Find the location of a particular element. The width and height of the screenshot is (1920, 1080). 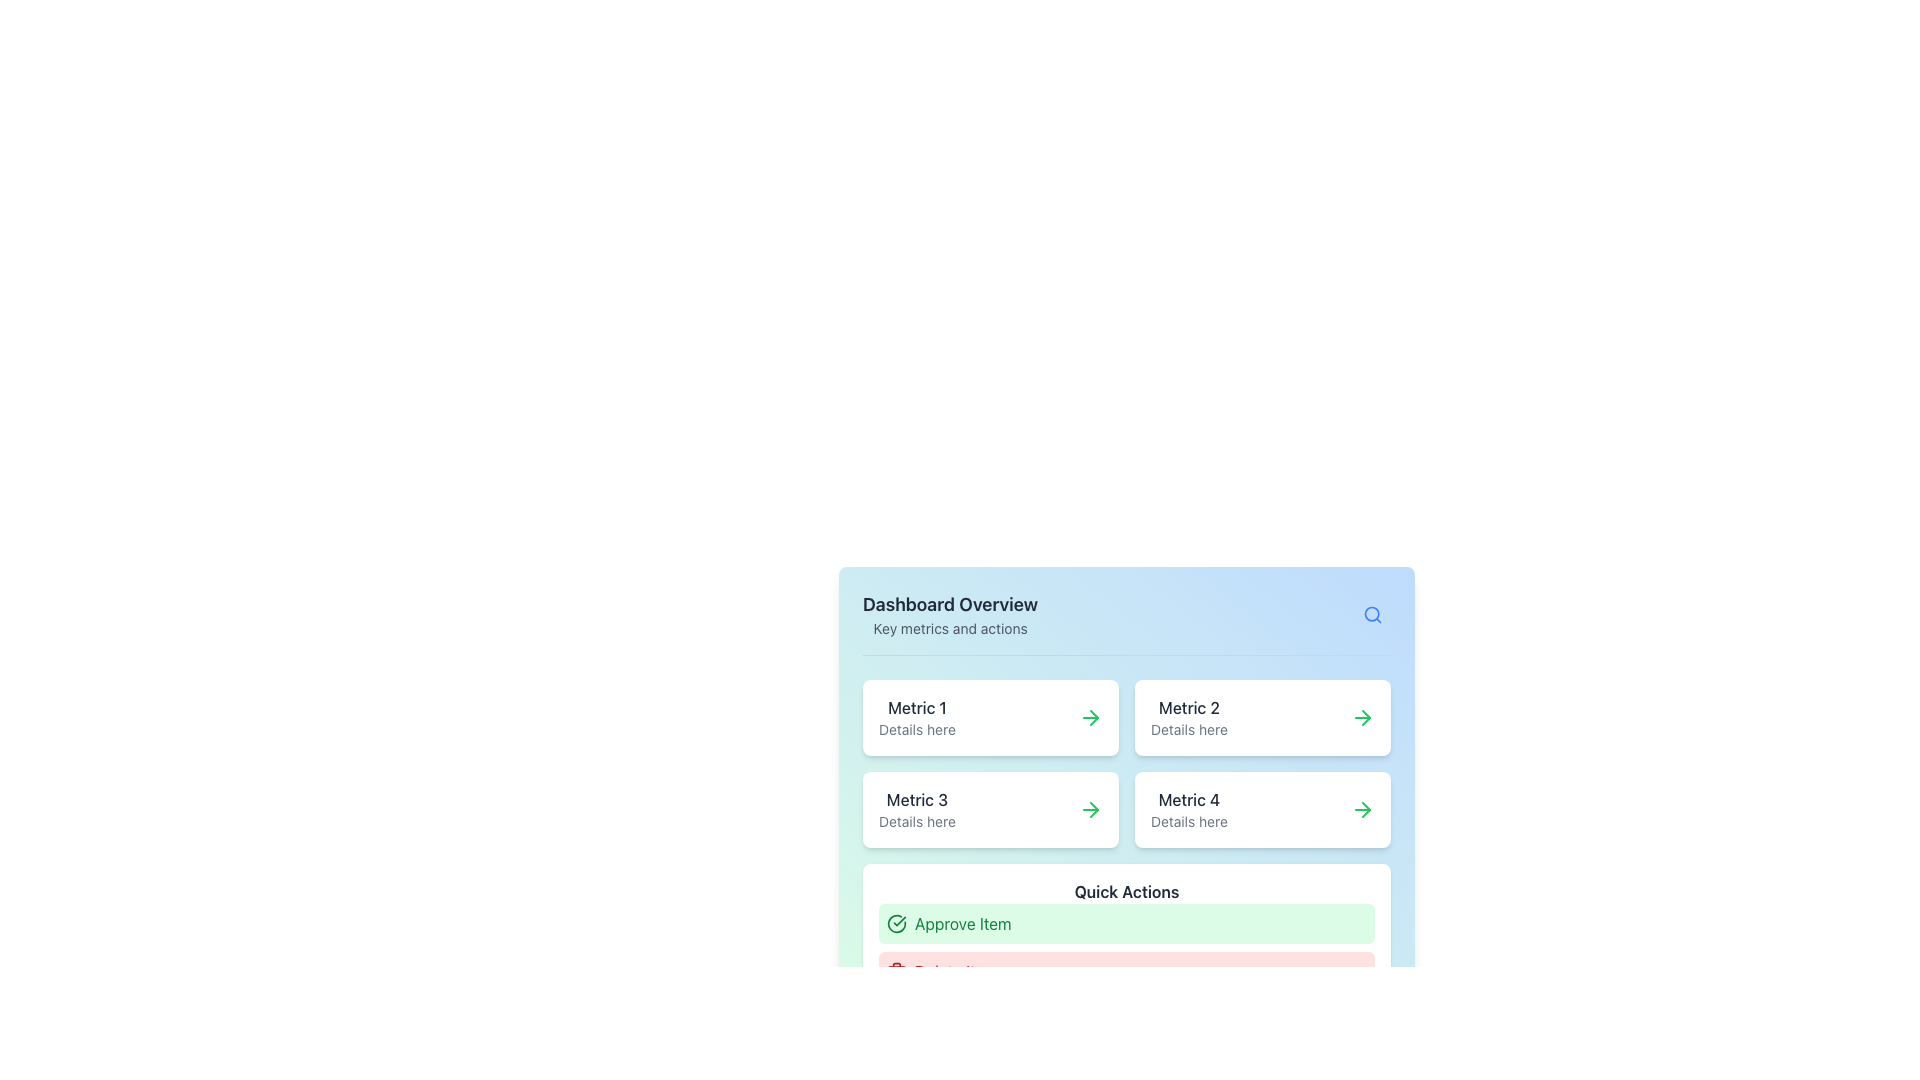

the third card in the grid layout on the left side of the second row in the 'Dashboard Overview' section is located at coordinates (990, 810).